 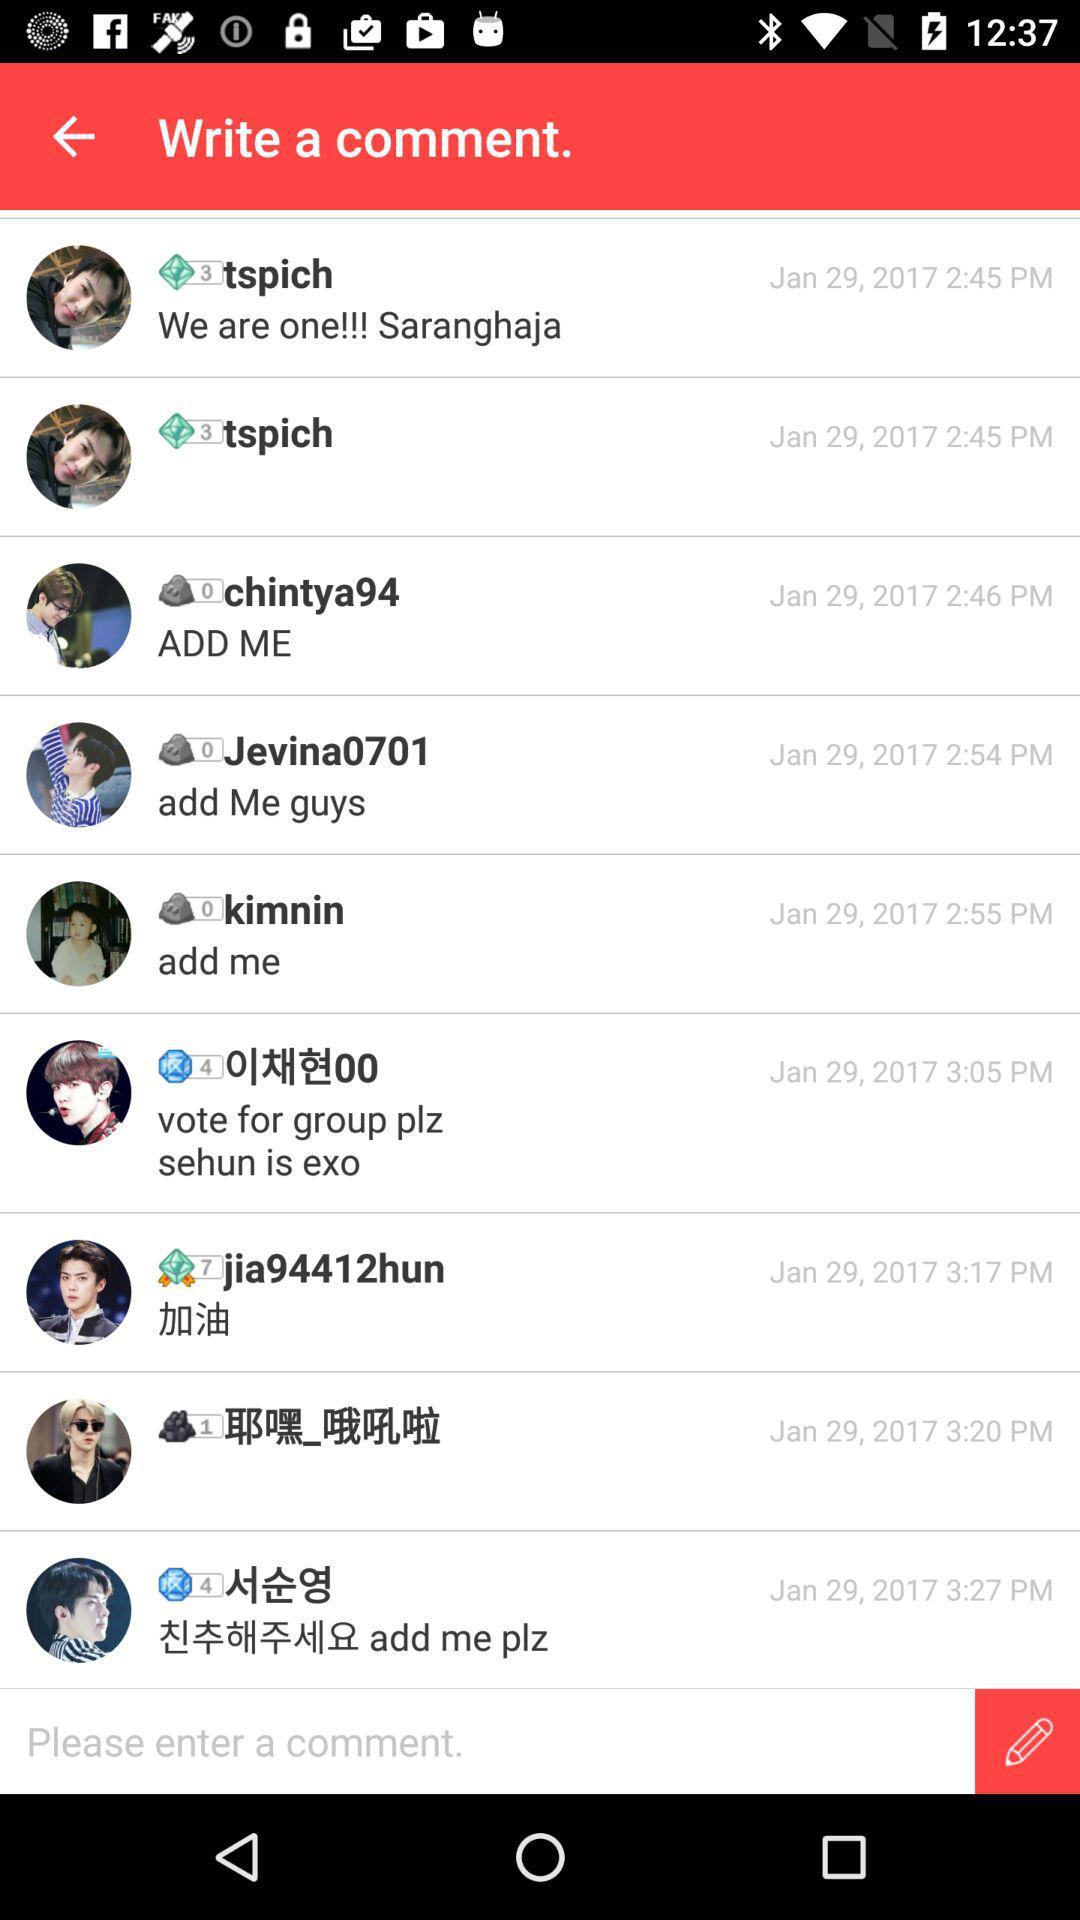 What do you see at coordinates (77, 773) in the screenshot?
I see `profile` at bounding box center [77, 773].